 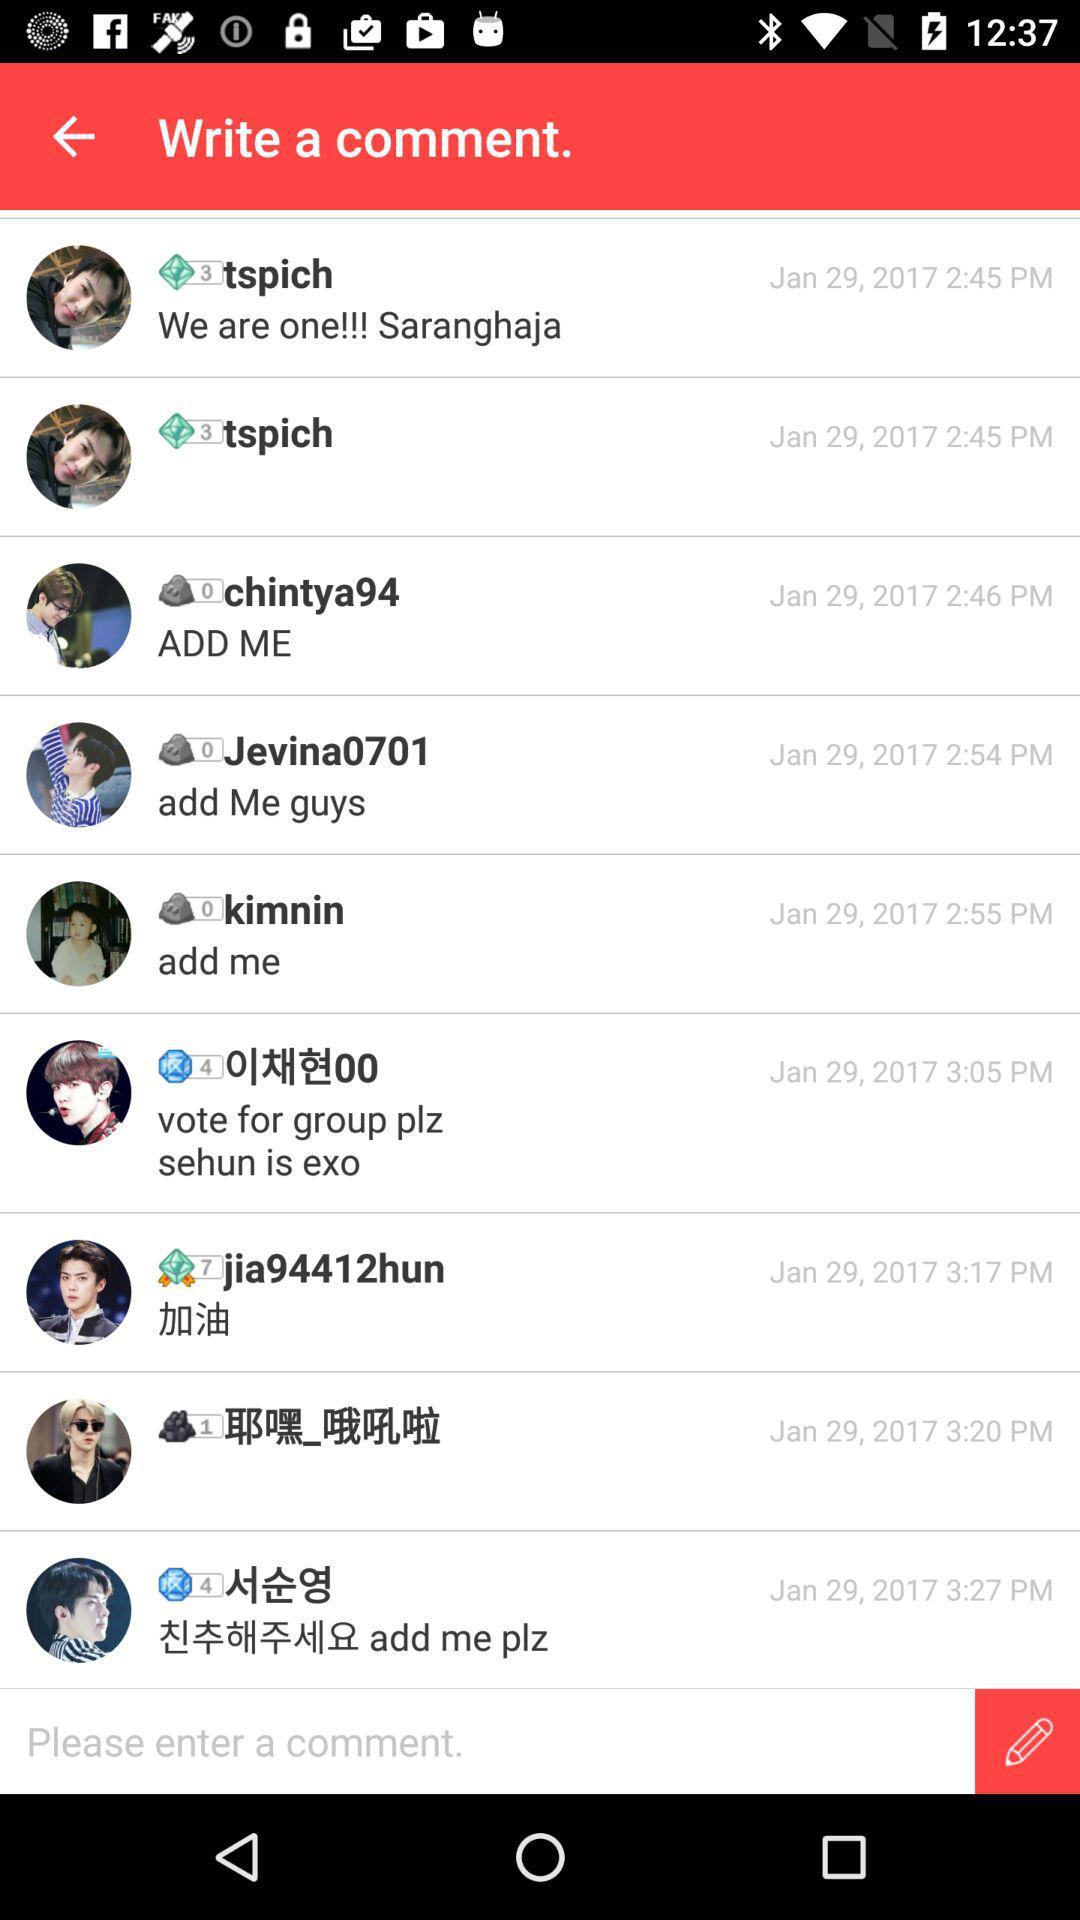 What do you see at coordinates (77, 773) in the screenshot?
I see `profile` at bounding box center [77, 773].